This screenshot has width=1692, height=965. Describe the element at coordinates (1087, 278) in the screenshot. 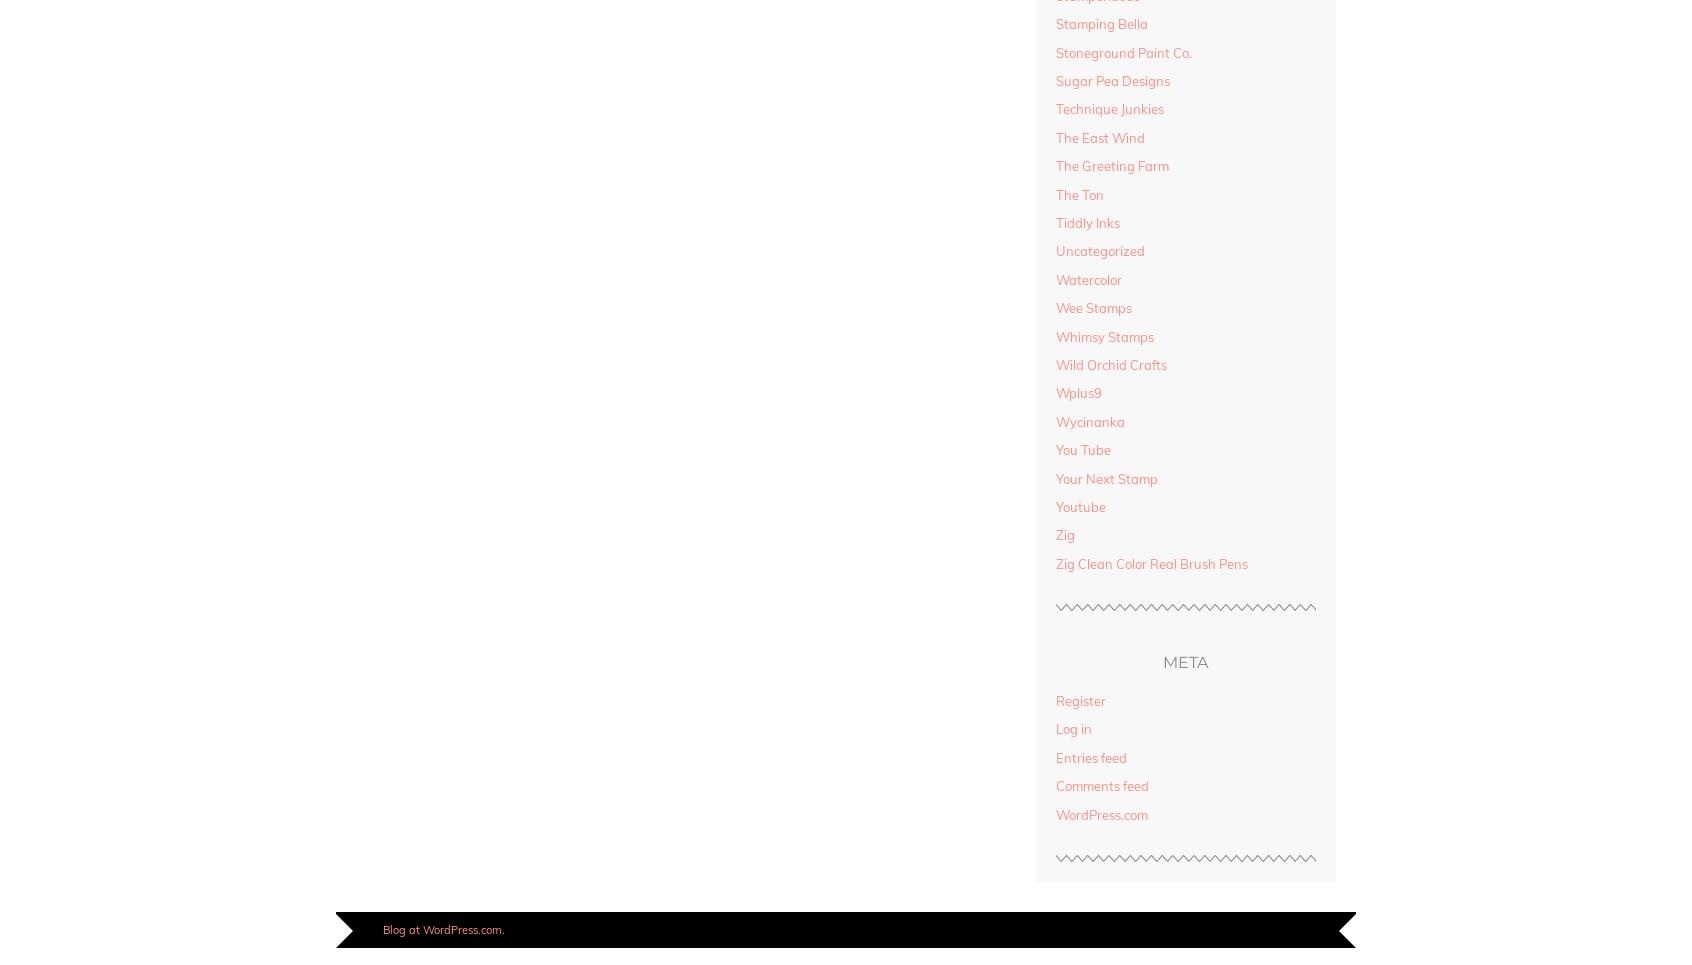

I see `'Watercolor'` at that location.